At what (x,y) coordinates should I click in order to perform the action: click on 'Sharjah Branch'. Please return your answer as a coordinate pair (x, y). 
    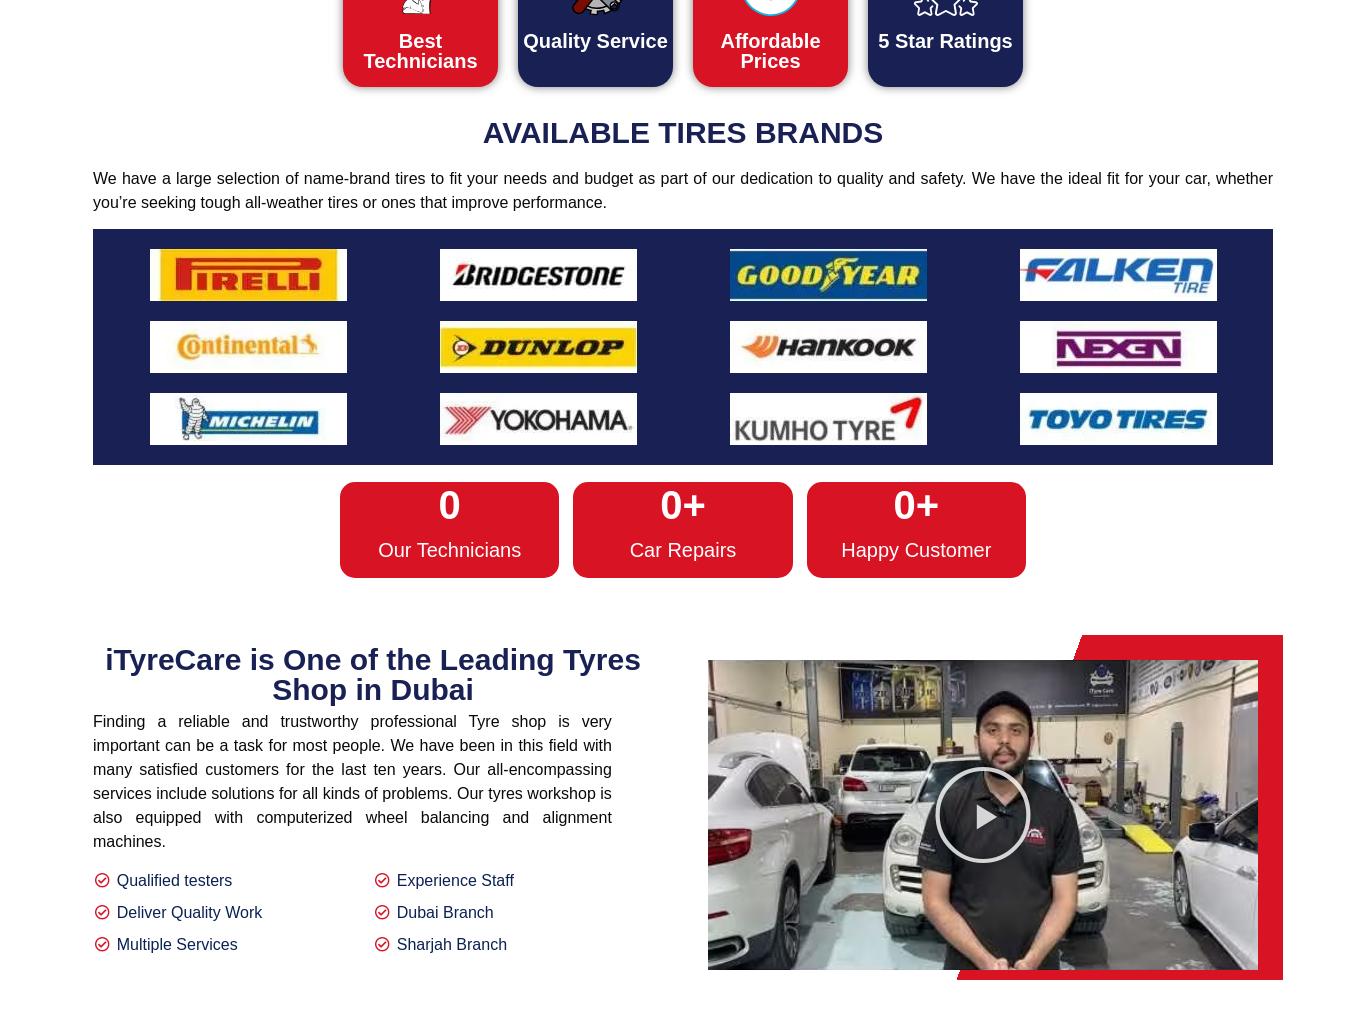
    Looking at the image, I should click on (450, 943).